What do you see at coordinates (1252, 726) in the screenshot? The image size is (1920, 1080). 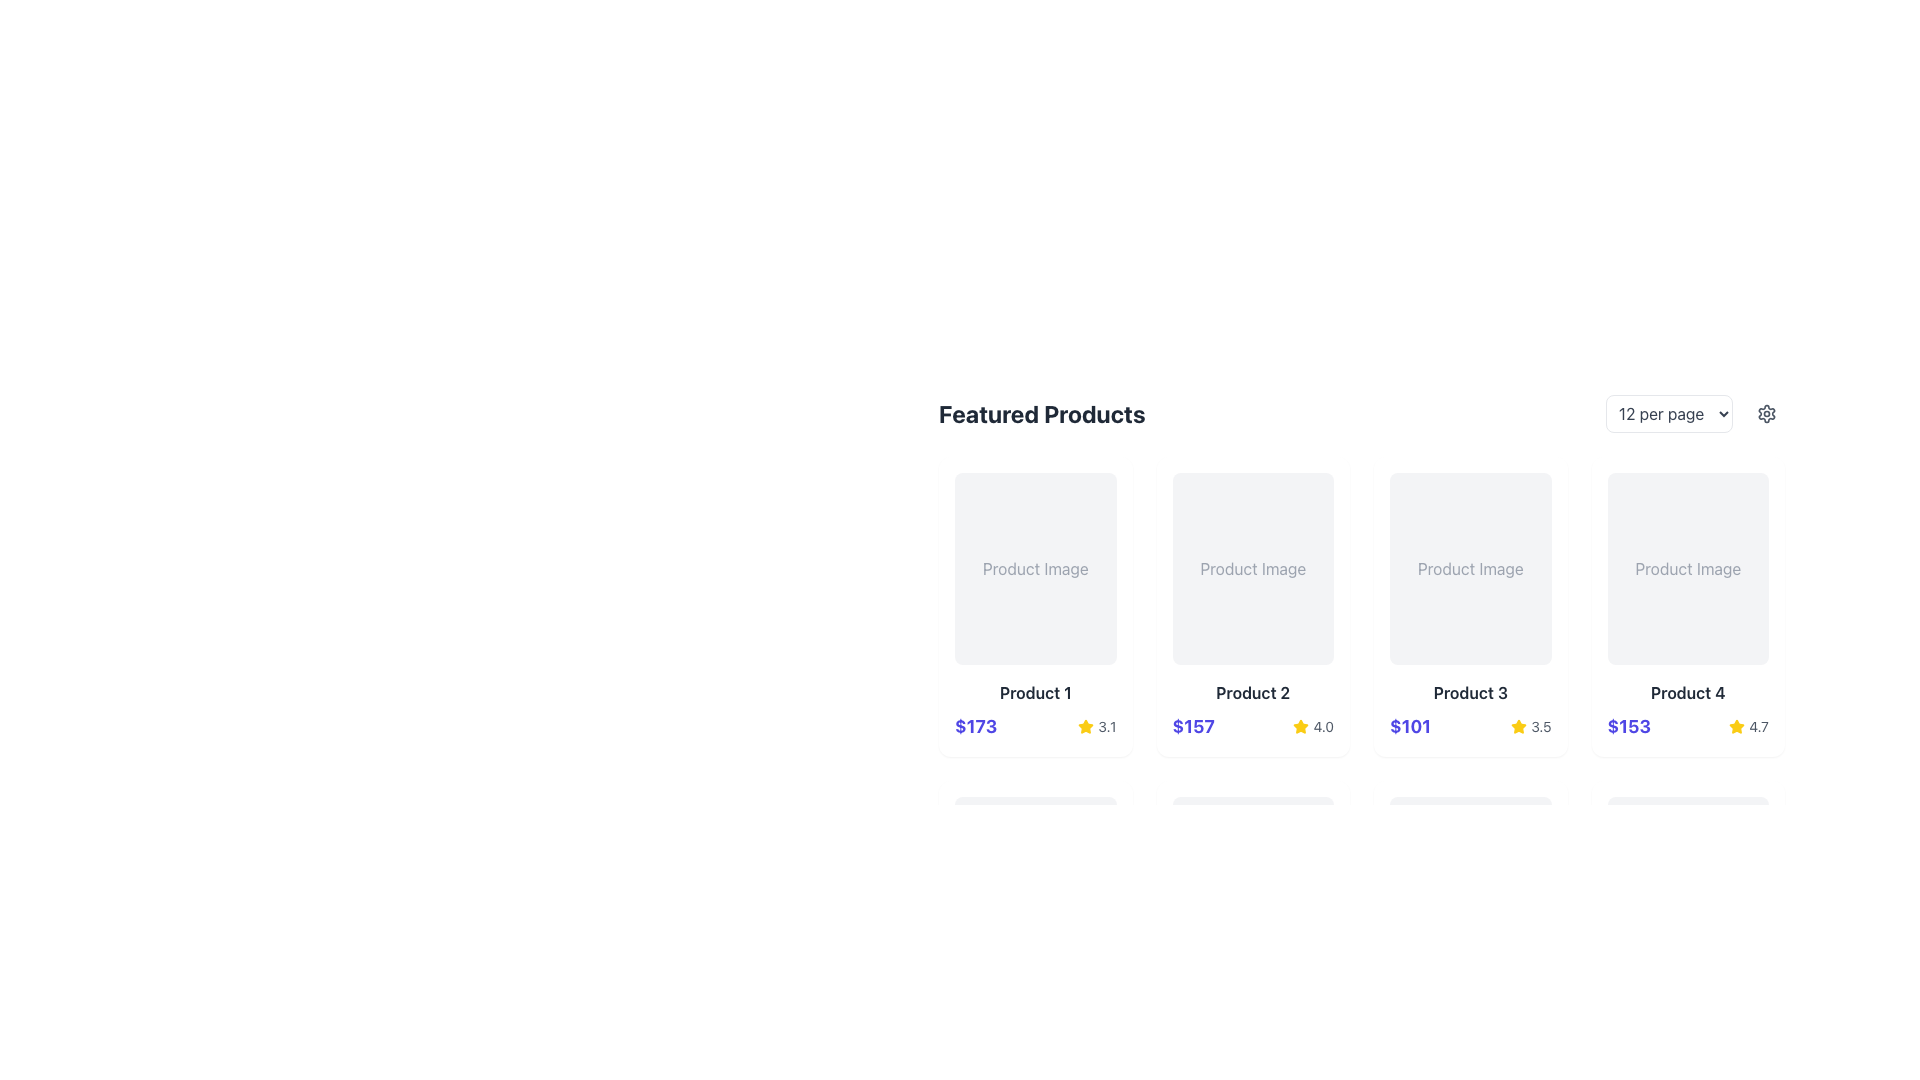 I see `the monetary value and rating information displayed in bold indigo text accompanied by a star icon within the 'Product 2' card, located below the product title` at bounding box center [1252, 726].